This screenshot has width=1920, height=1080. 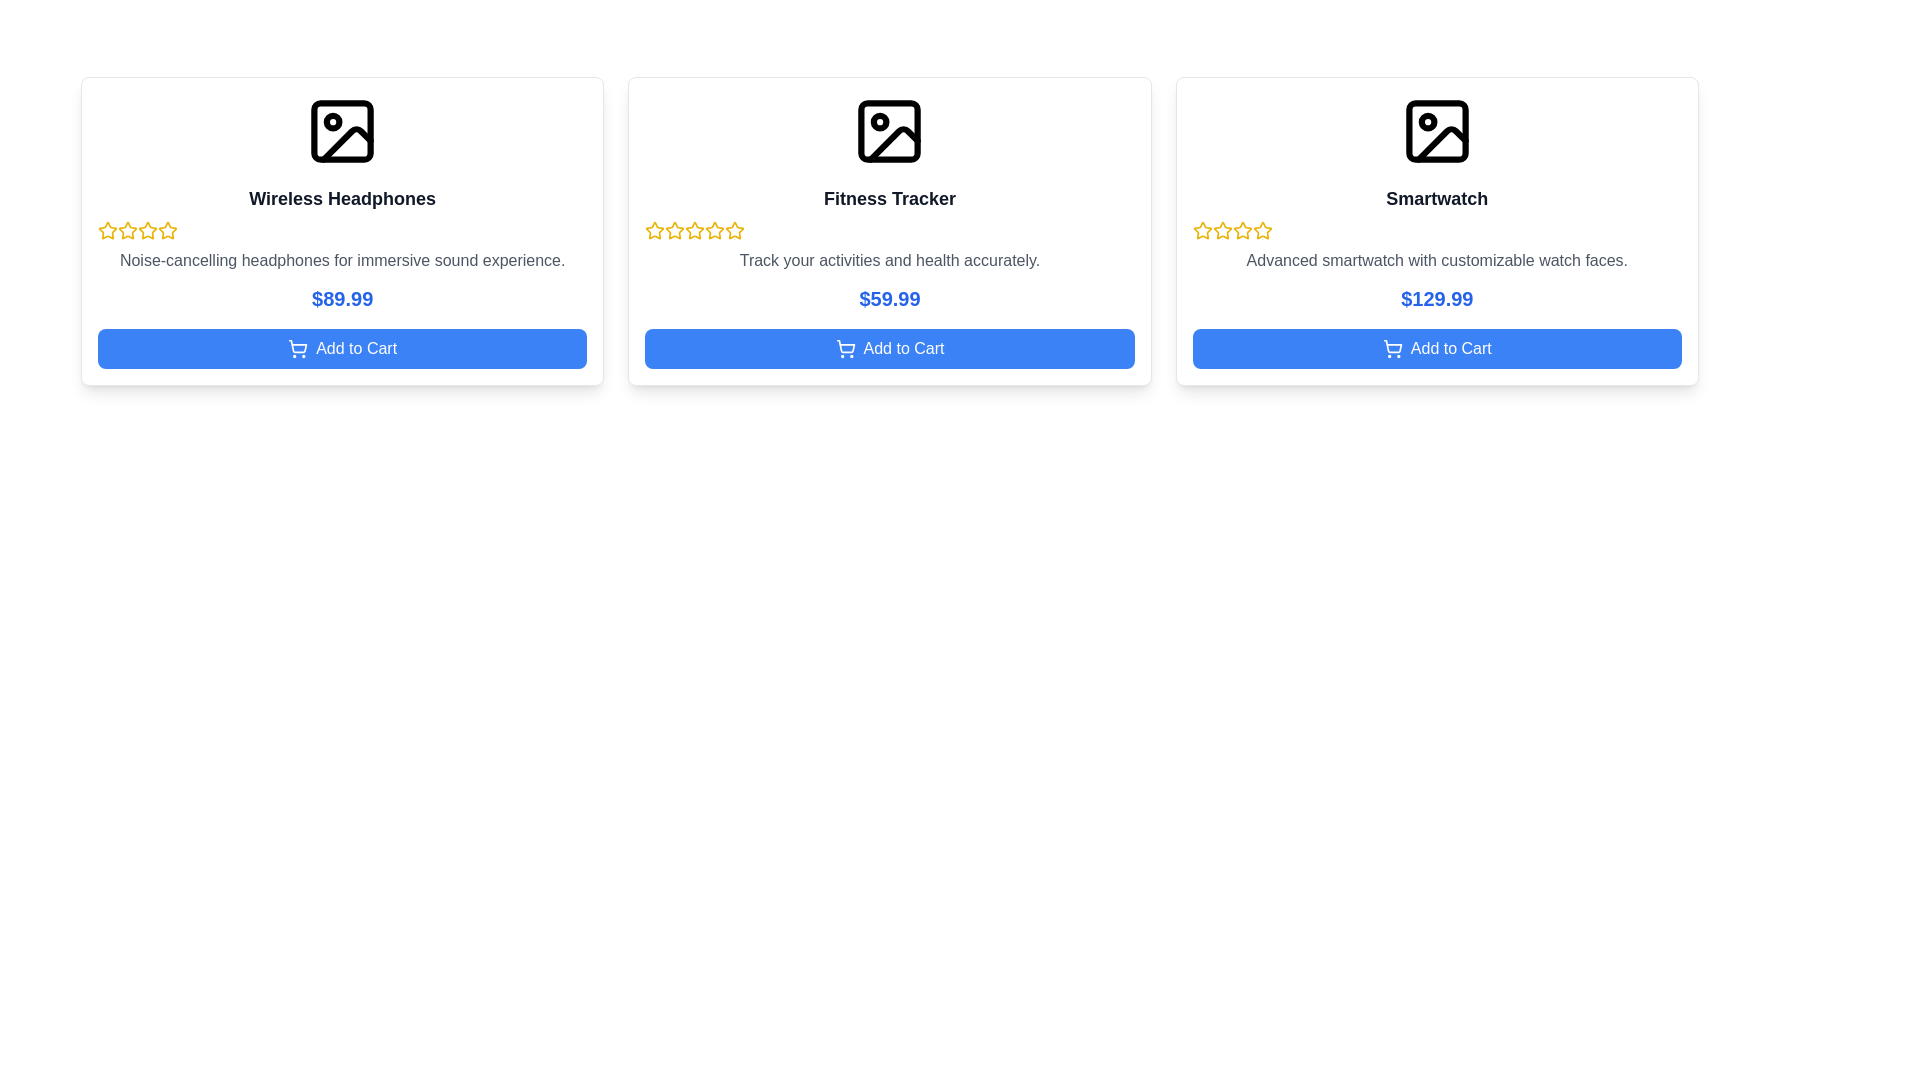 I want to click on the image placeholder icon representing the 'Smartwatch' product, which is a minimalist black and white pictorial icon with a circular shape and angular line, located at the top-center of the card in the product listing grid, so click(x=1436, y=131).